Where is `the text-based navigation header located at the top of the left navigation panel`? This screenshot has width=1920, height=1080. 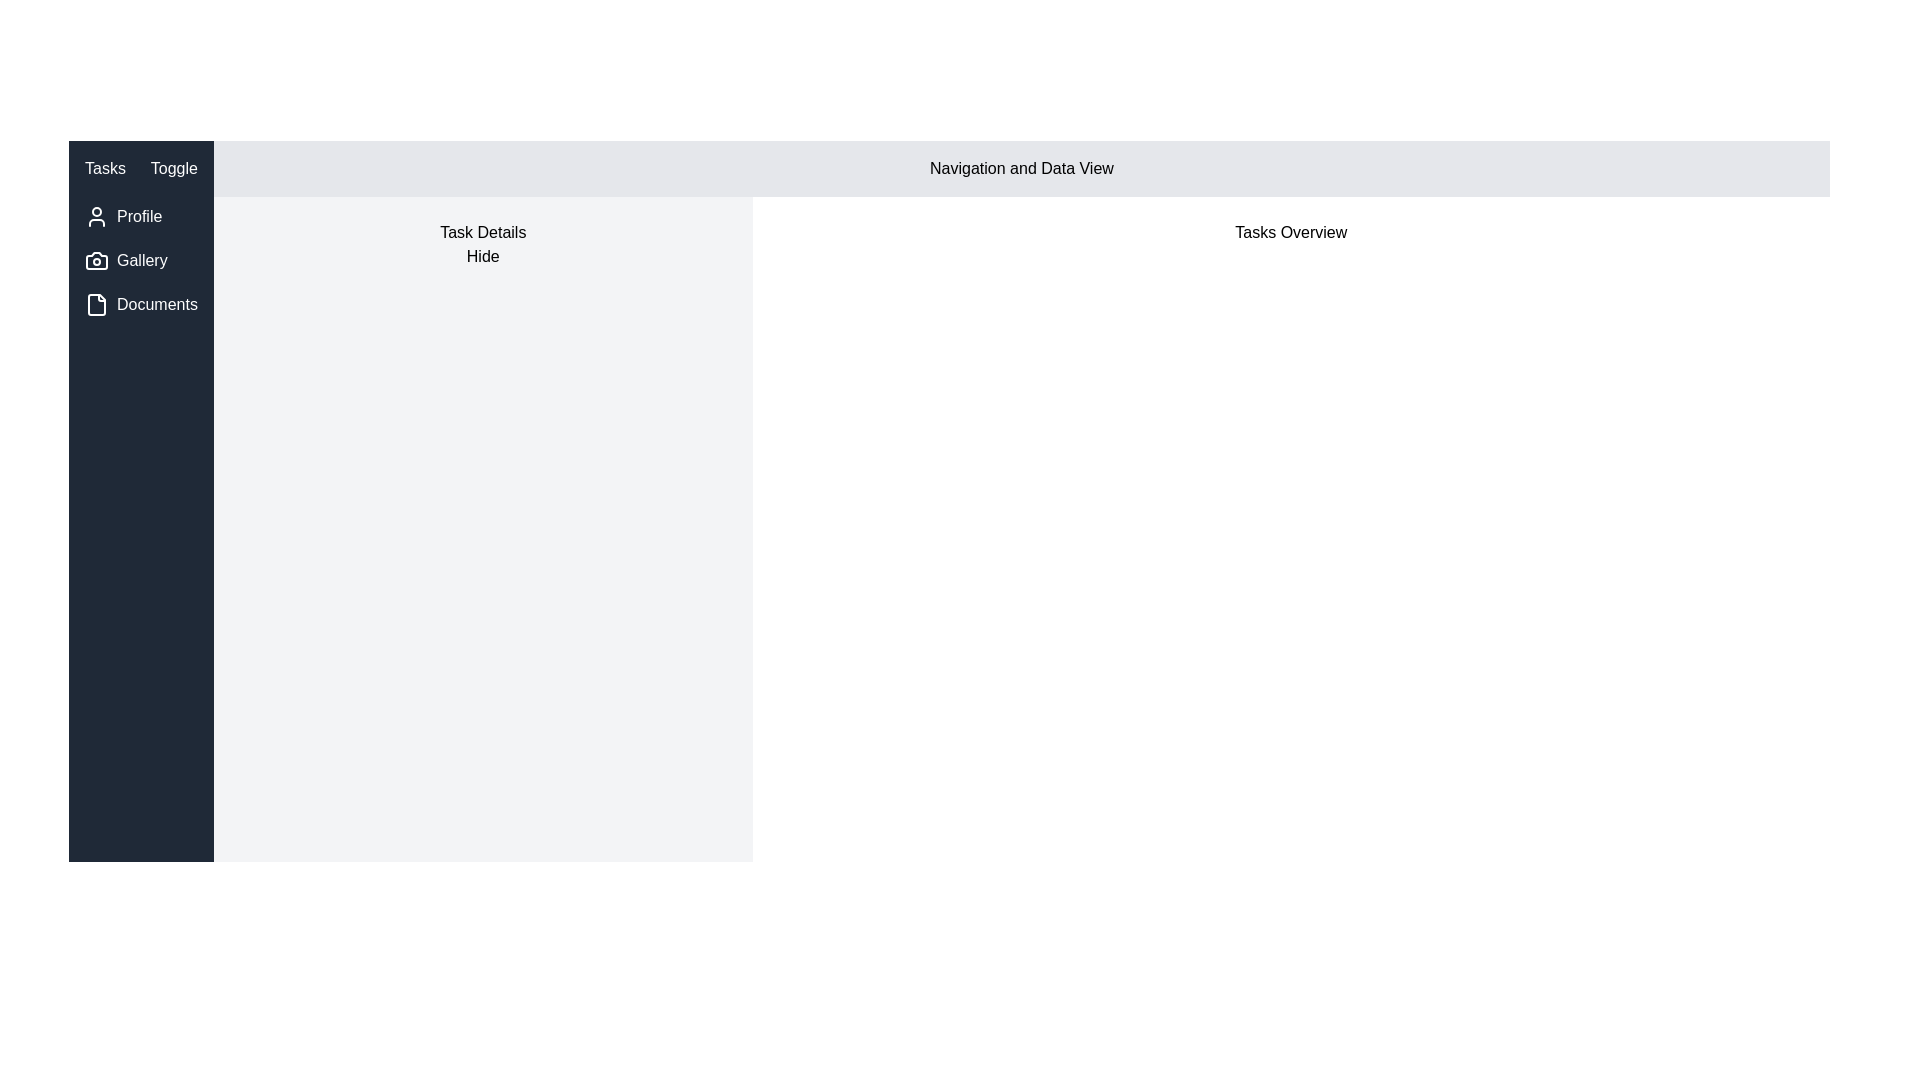 the text-based navigation header located at the top of the left navigation panel is located at coordinates (139, 168).